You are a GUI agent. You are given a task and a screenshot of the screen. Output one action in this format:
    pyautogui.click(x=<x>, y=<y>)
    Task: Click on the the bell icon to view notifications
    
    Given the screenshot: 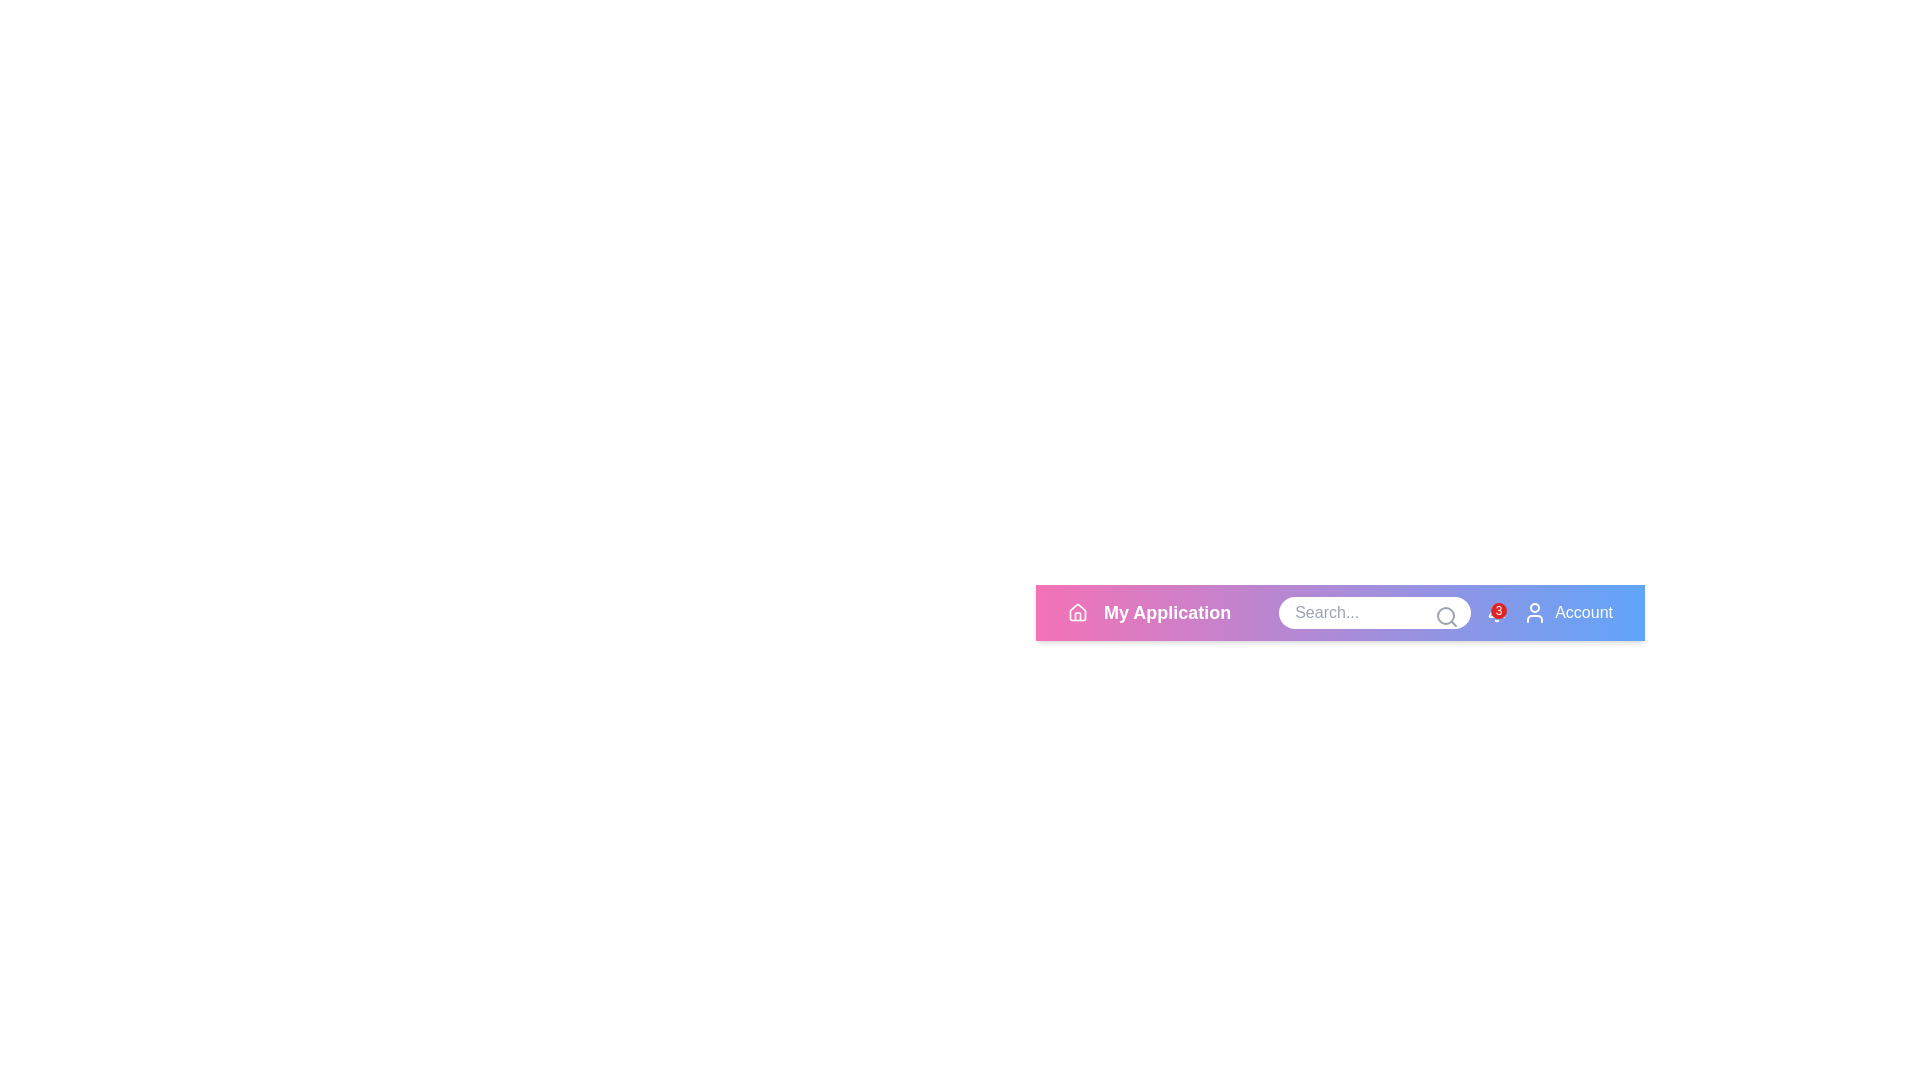 What is the action you would take?
    pyautogui.click(x=1497, y=612)
    